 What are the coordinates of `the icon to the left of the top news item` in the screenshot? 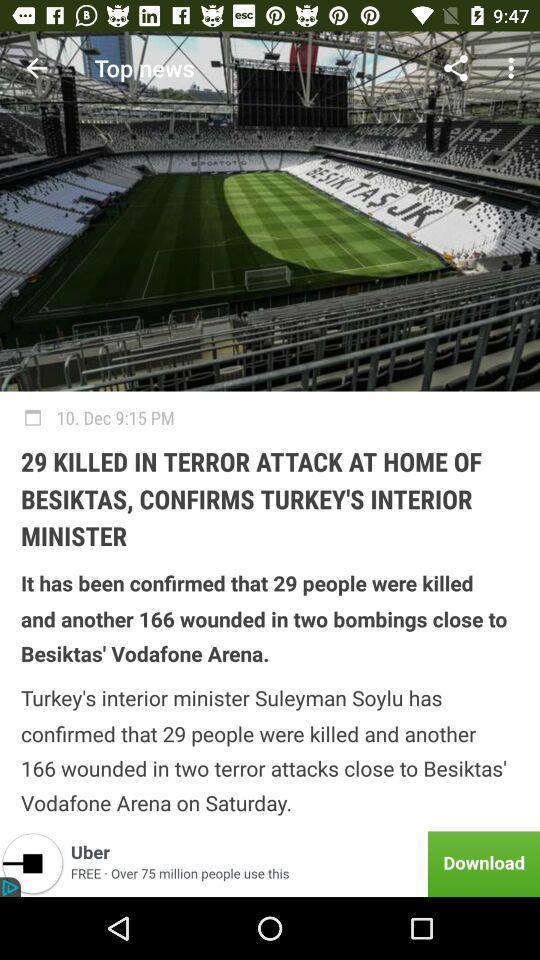 It's located at (36, 68).